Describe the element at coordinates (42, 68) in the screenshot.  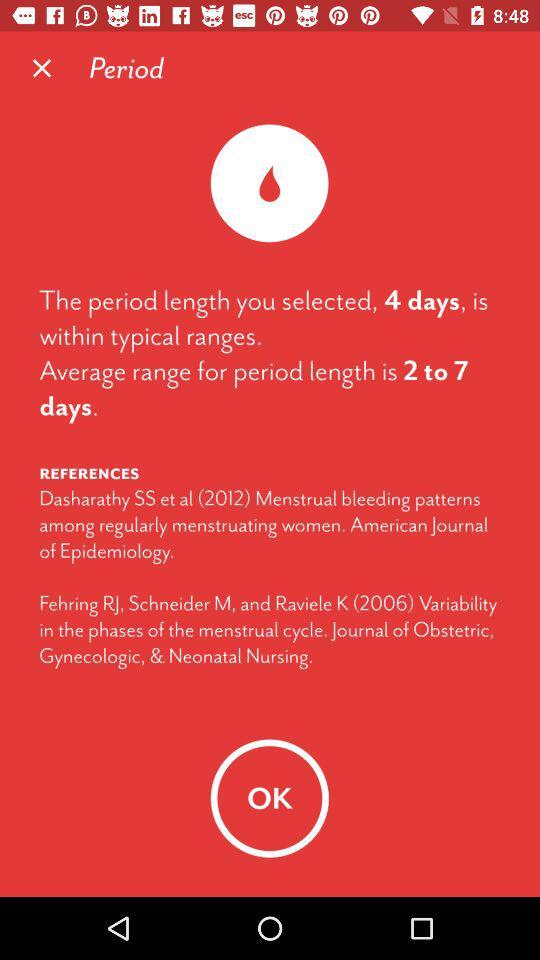
I see `exit this page` at that location.